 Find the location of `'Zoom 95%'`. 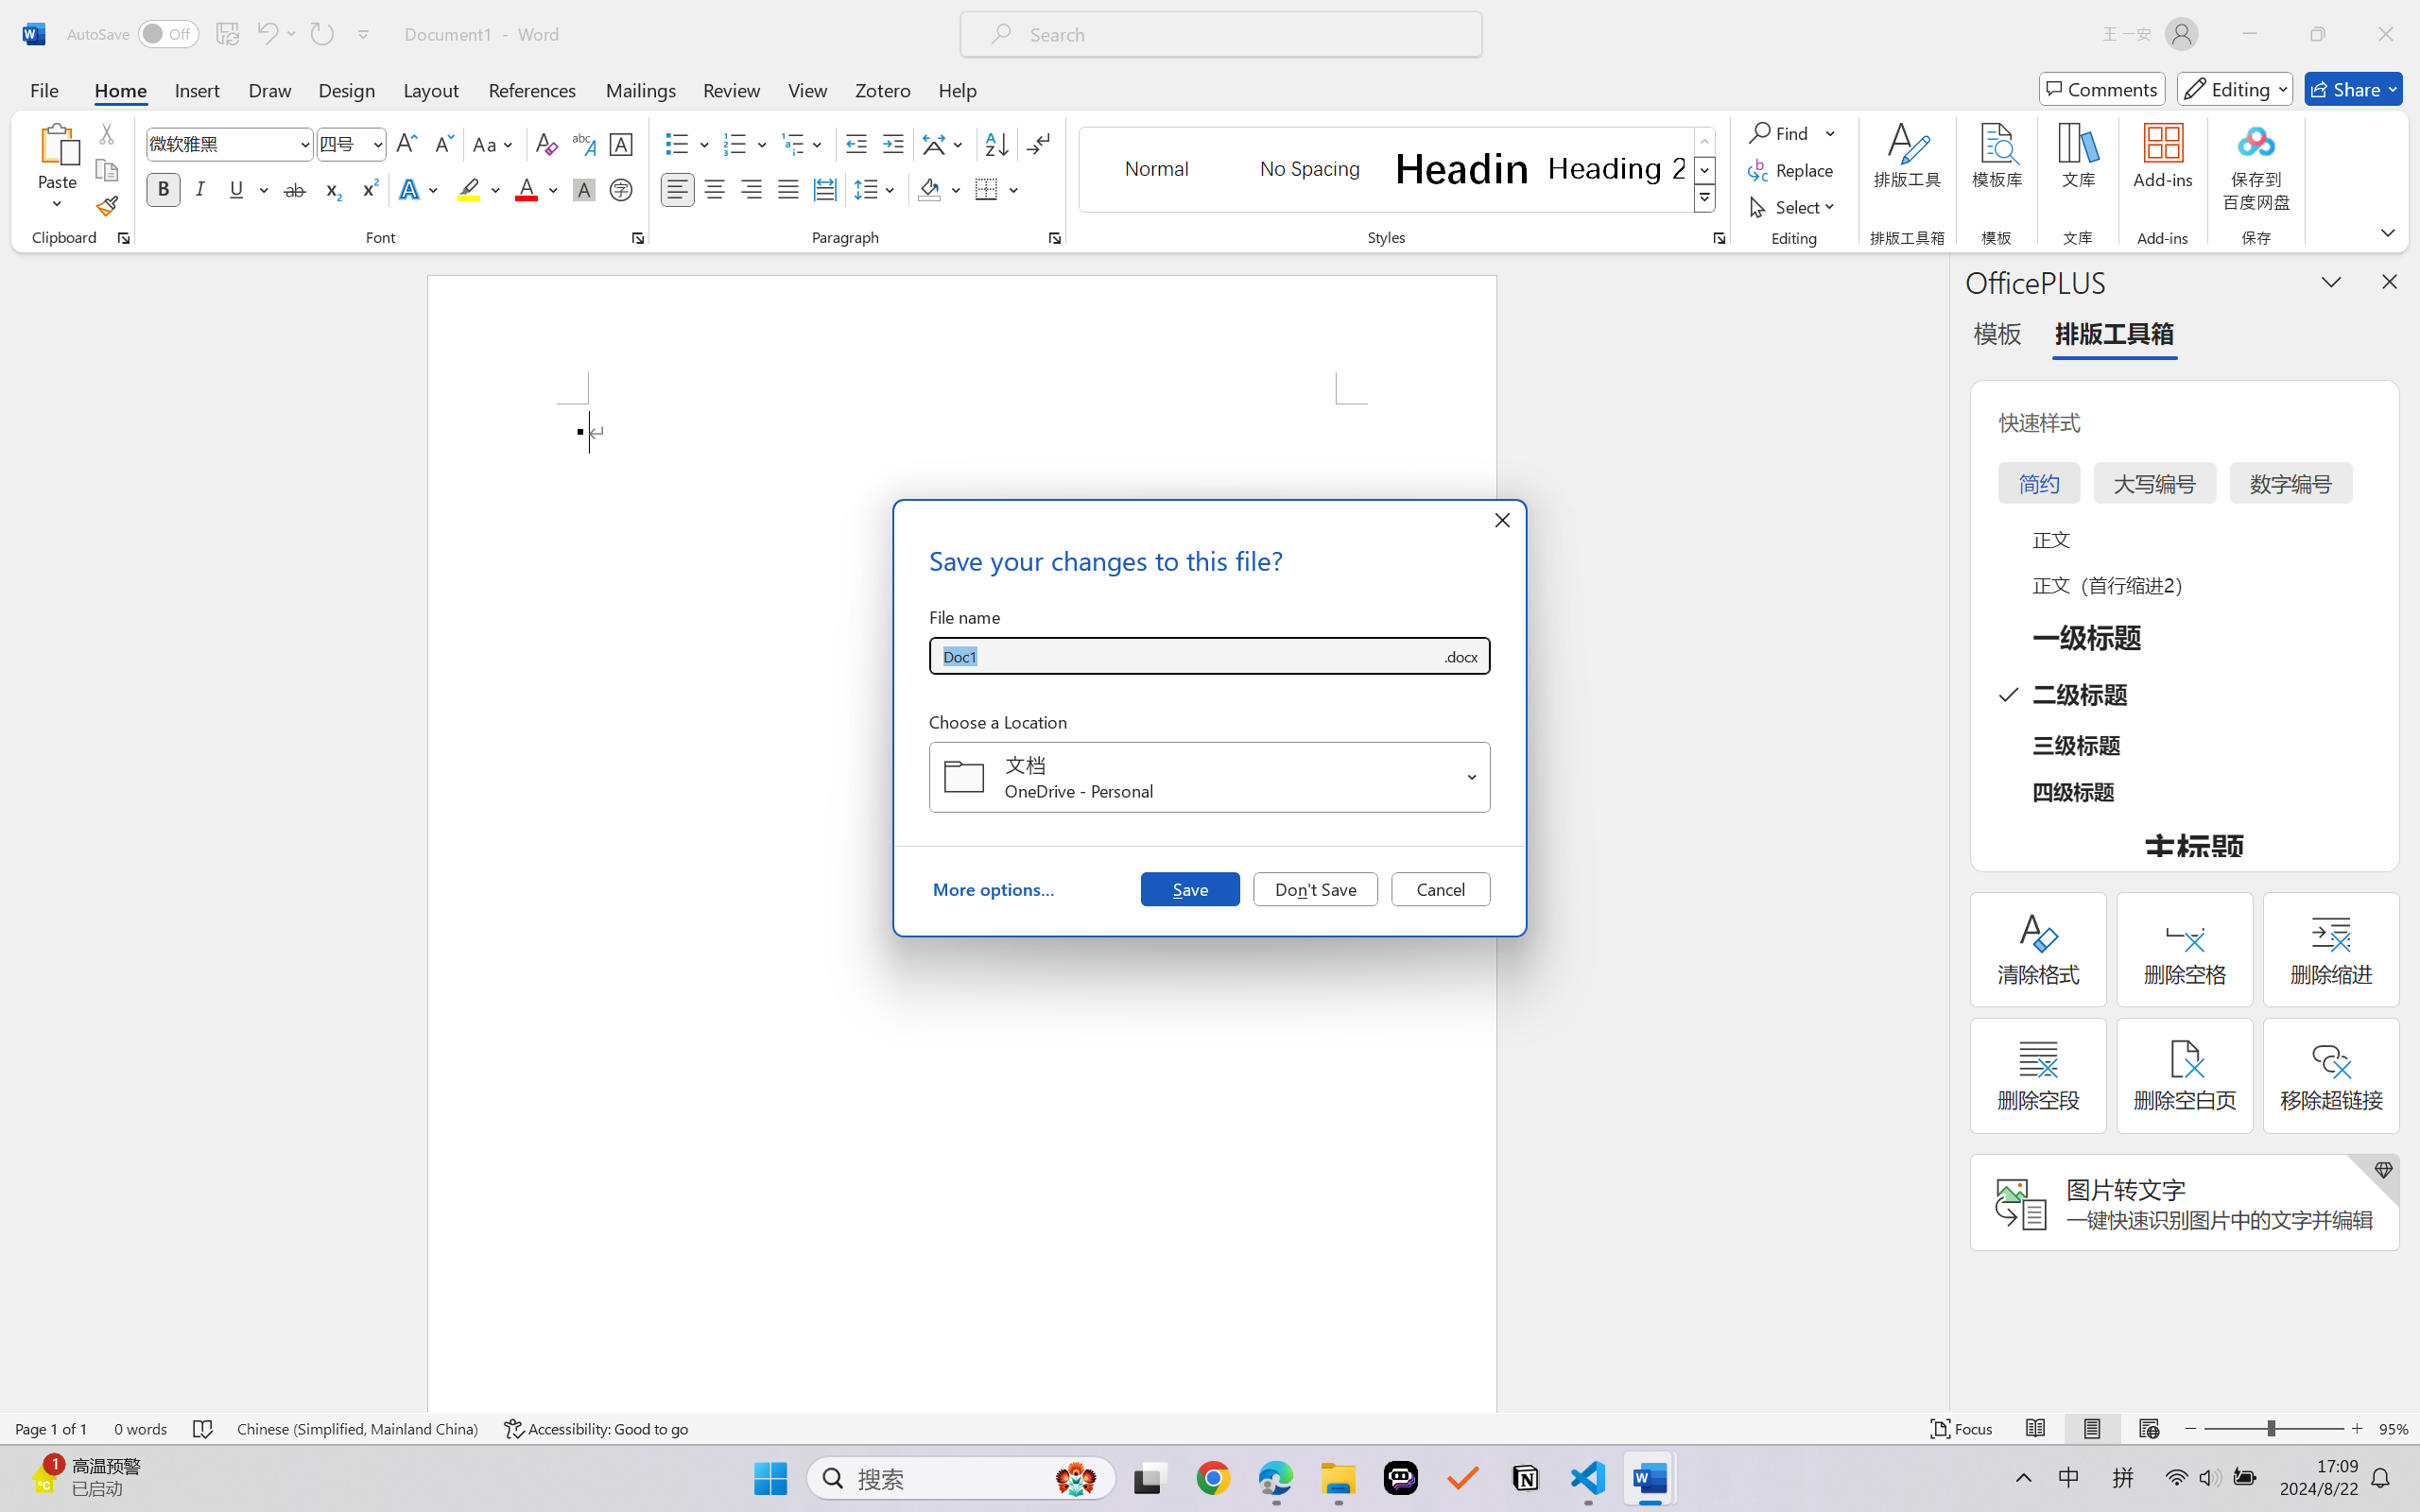

'Zoom 95%' is located at coordinates (2394, 1428).